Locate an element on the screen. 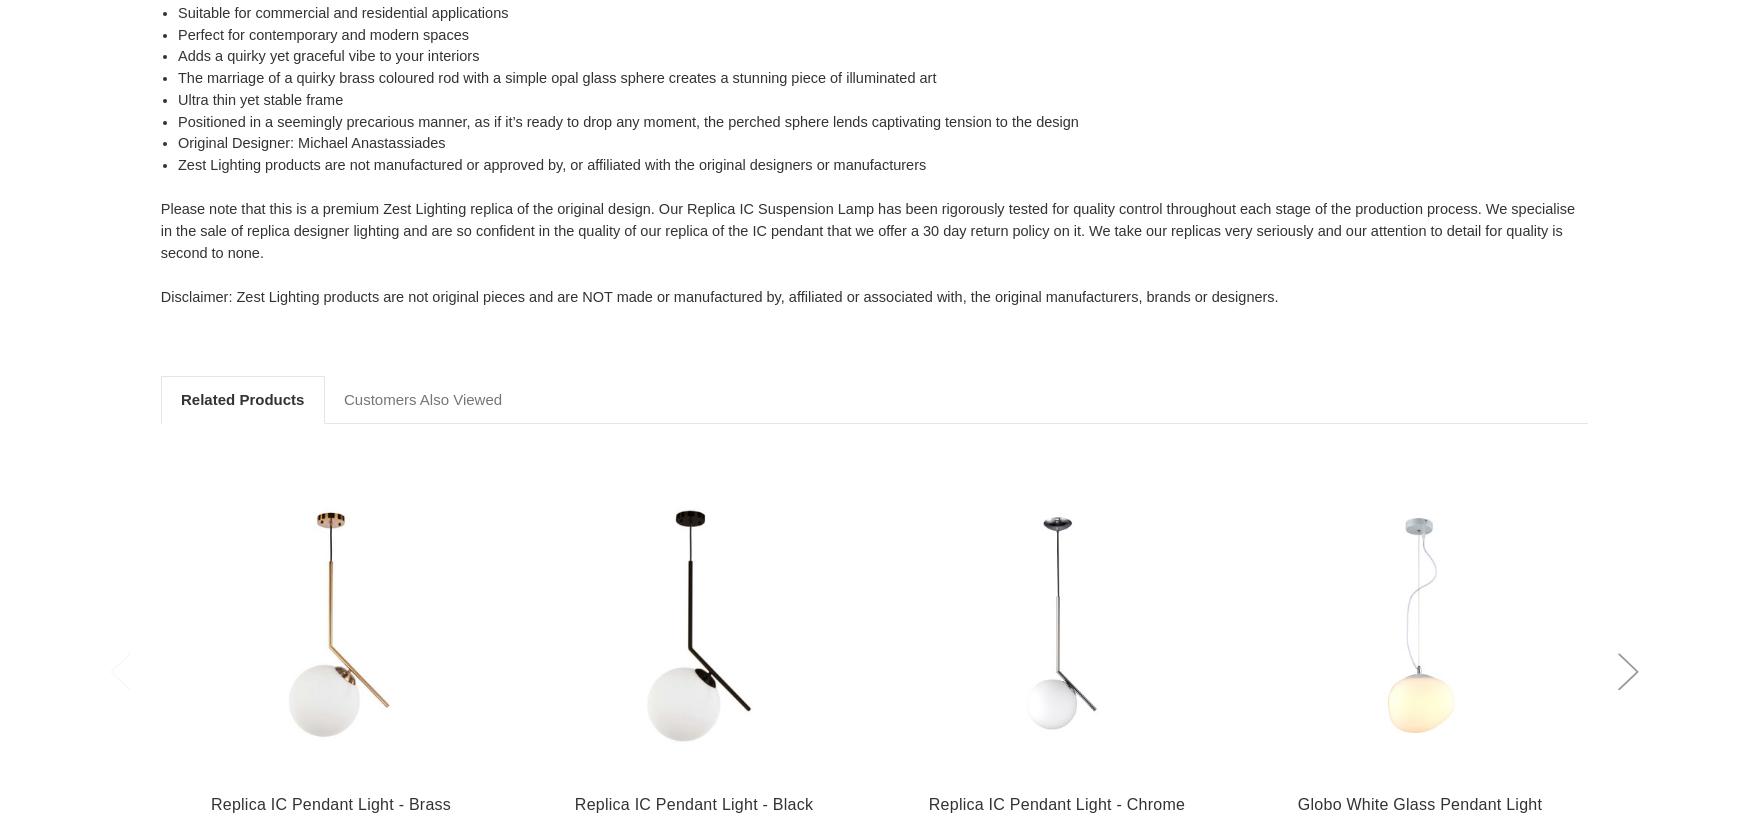 Image resolution: width=1749 pixels, height=817 pixels. 'Please note that this is a premium Zest Lighting replica of the original design. Our Replica IC Suspension Lamp has been rigorously tested for quality control throughout each stage of the production process. We specialise in the sale of replica designer lighting and are so confident in the quality of our replica of the IC pendant that we offer a 30 day return policy on it. We take our replicas very seriously and our attention to detail for quality is second to none.' is located at coordinates (866, 229).